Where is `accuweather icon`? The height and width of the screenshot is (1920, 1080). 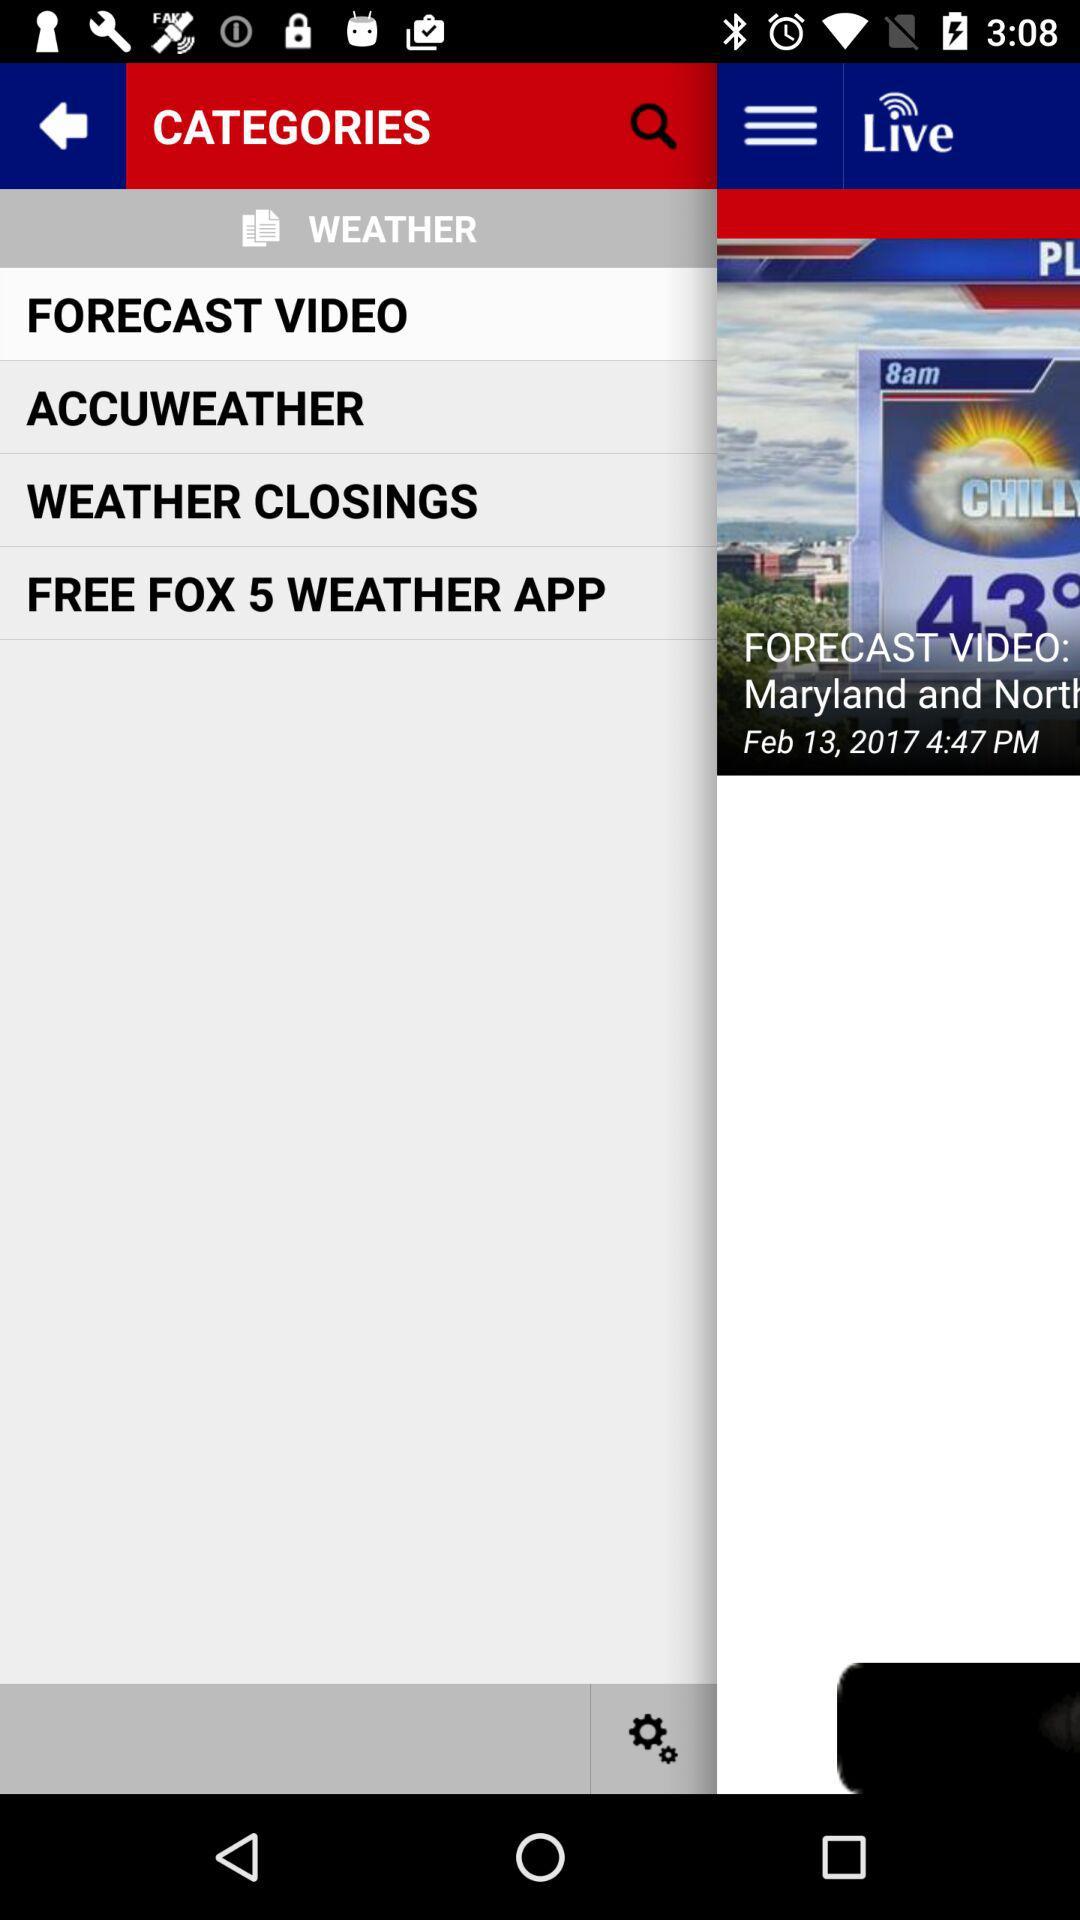
accuweather icon is located at coordinates (195, 405).